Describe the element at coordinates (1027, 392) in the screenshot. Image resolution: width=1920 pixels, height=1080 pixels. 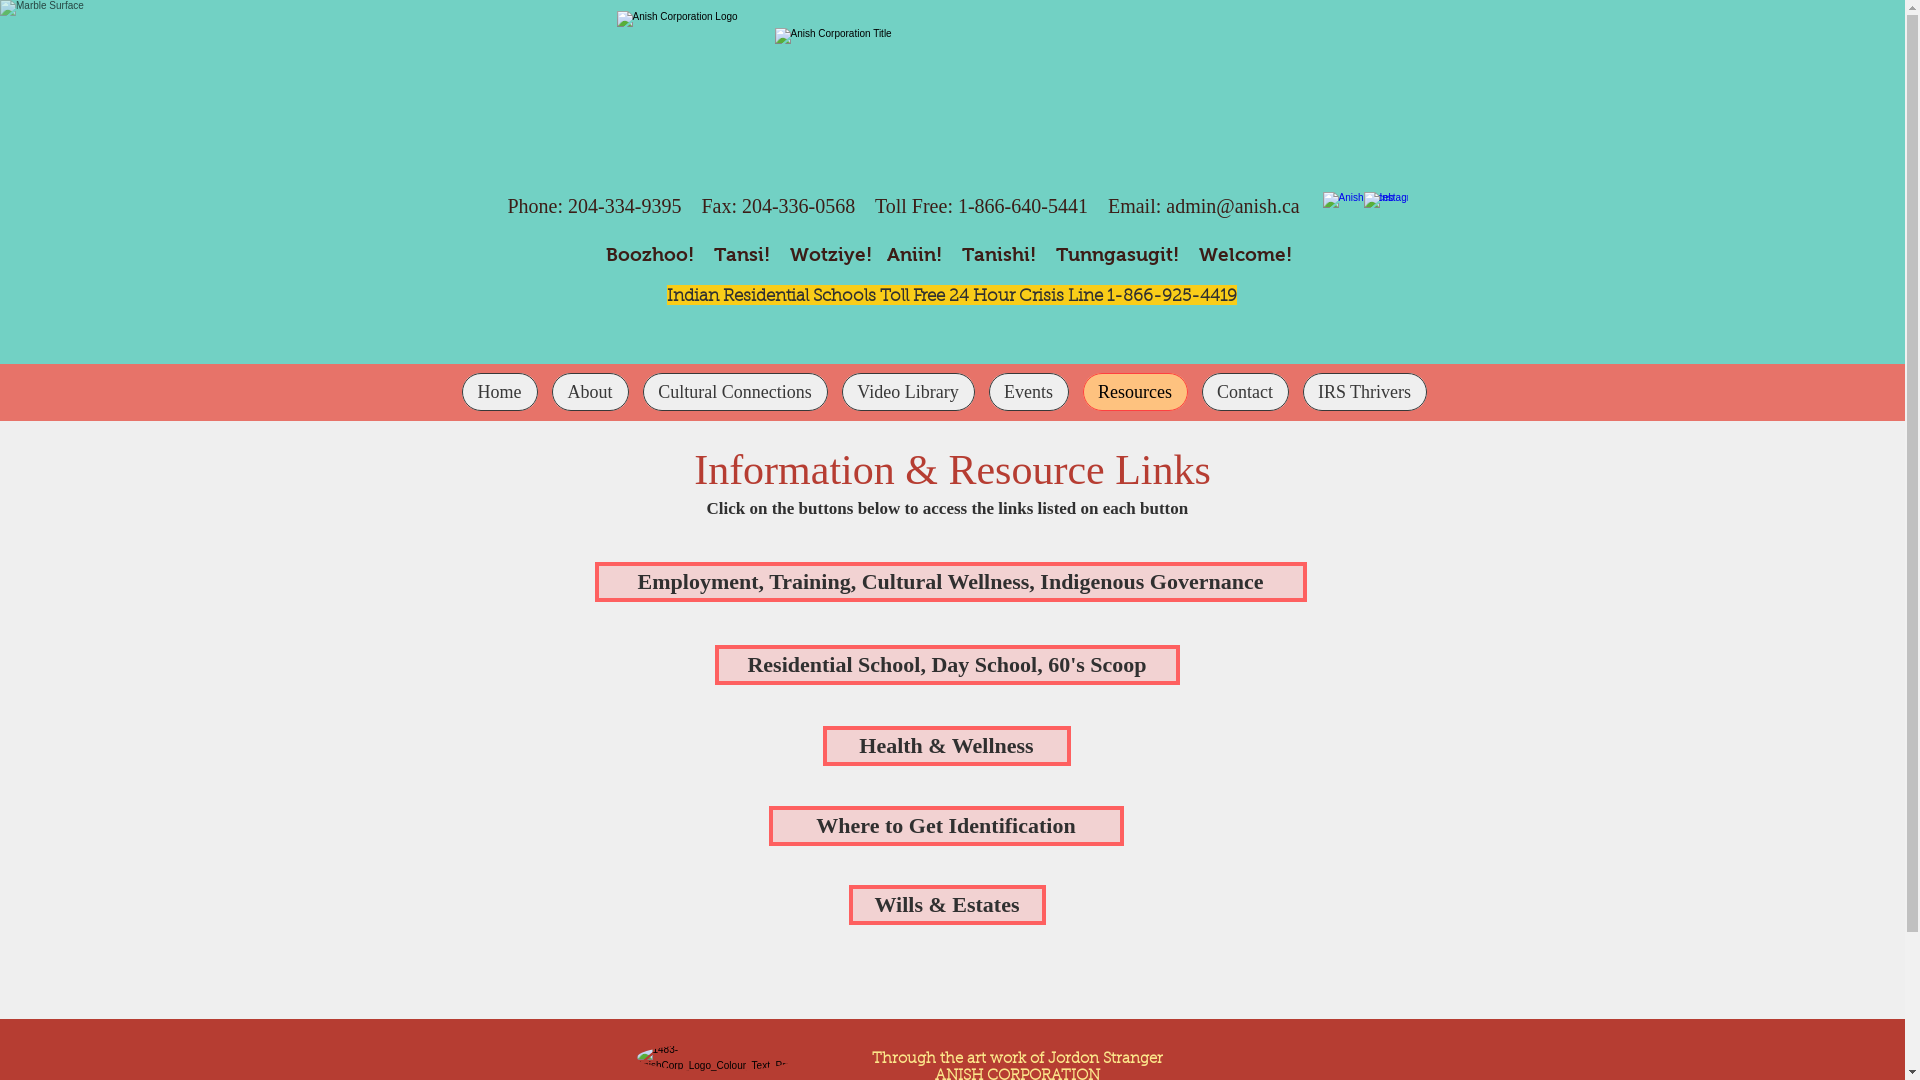
I see `'Events'` at that location.